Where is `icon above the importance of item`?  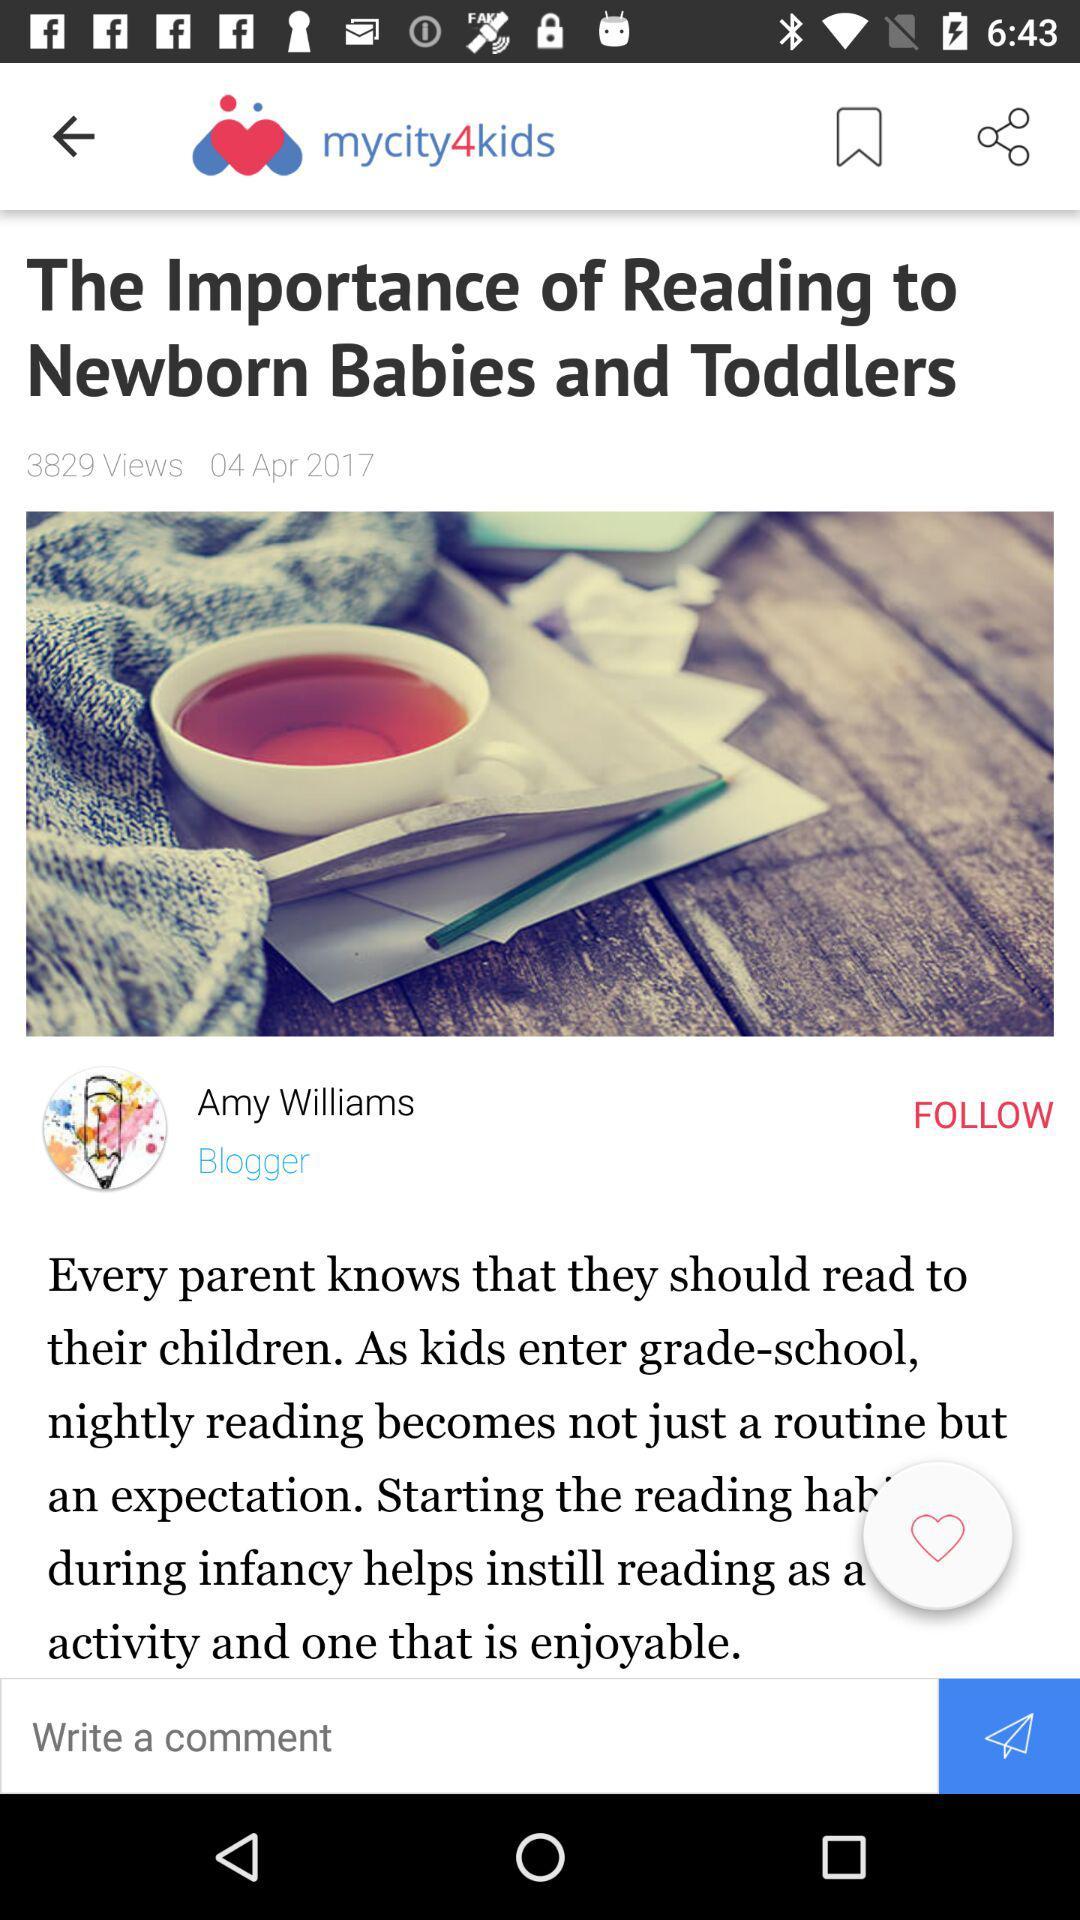 icon above the importance of item is located at coordinates (858, 135).